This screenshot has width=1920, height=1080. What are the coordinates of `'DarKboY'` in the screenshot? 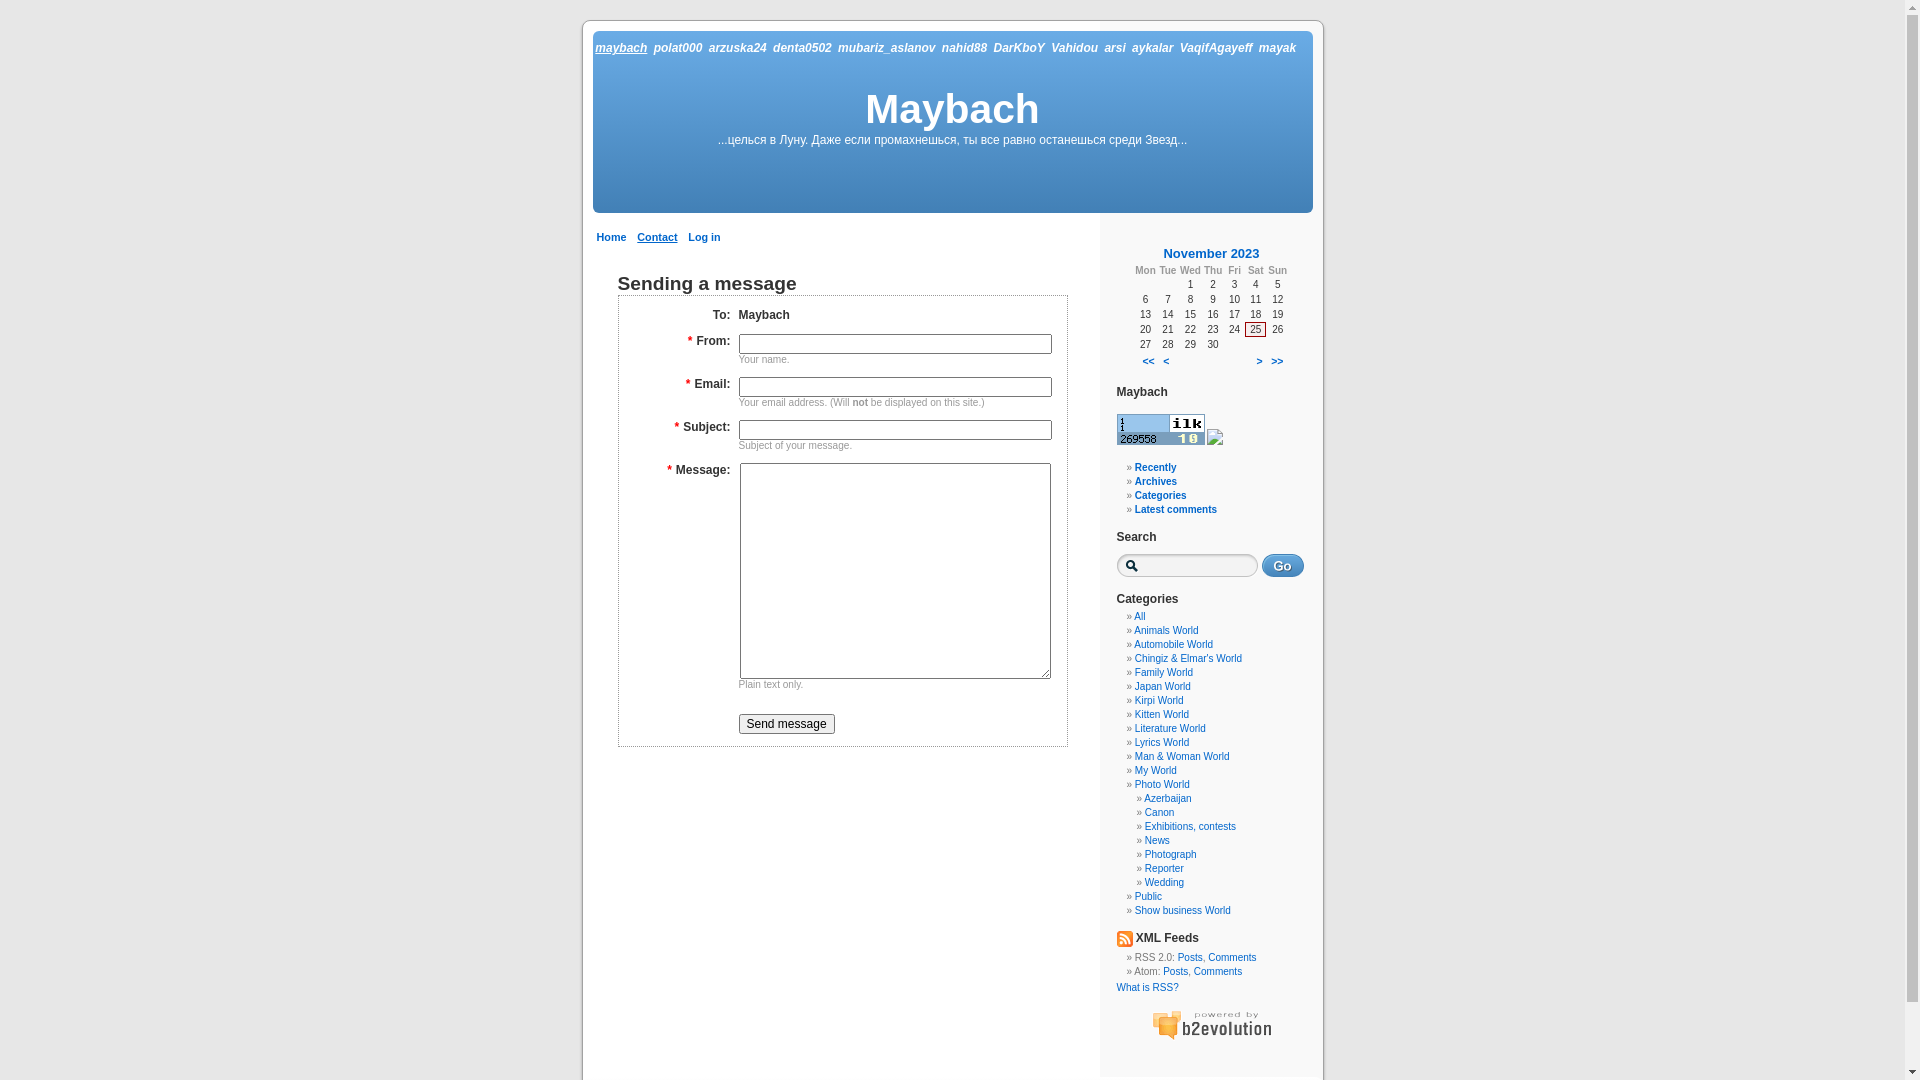 It's located at (1019, 46).